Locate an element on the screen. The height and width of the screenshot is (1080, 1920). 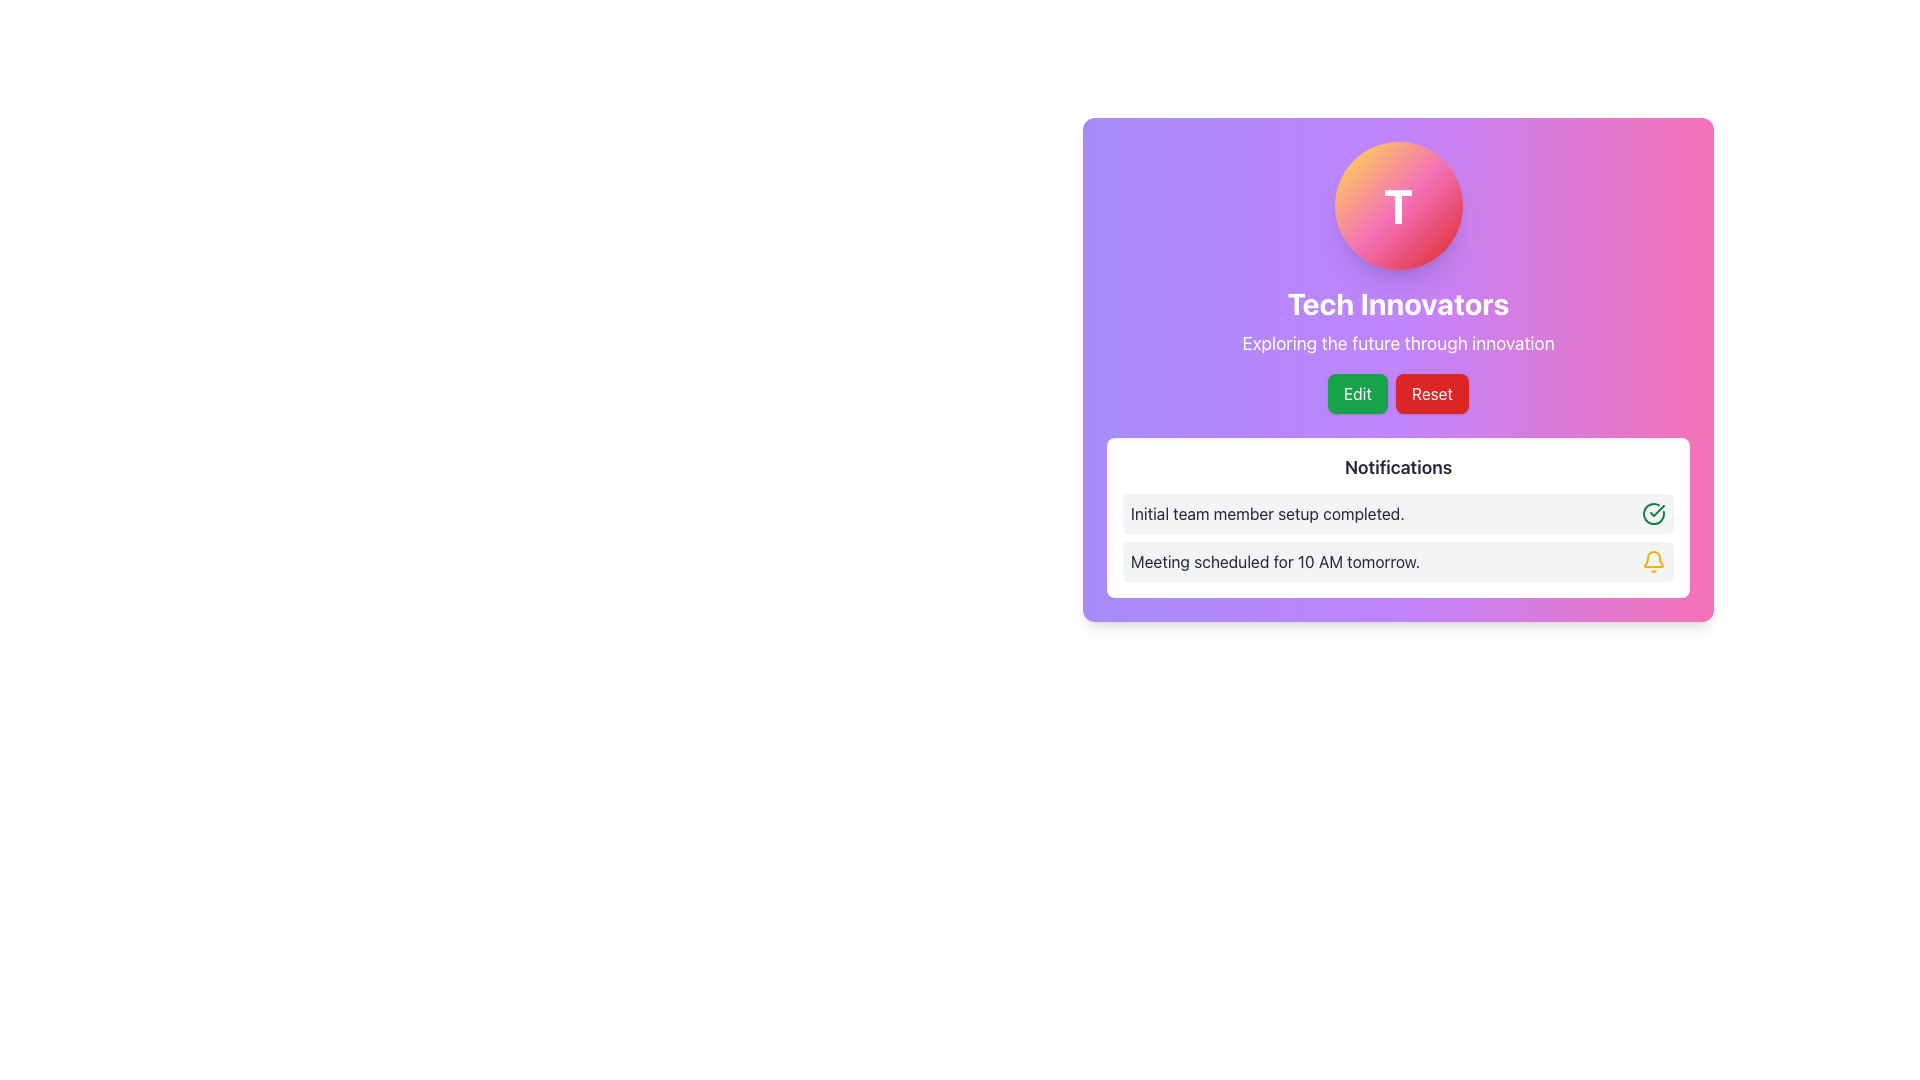
the SVG Checkmark icon that visually represents the successful completion of a task, located near the 'Initial team member setup completed.' notification message is located at coordinates (1657, 509).